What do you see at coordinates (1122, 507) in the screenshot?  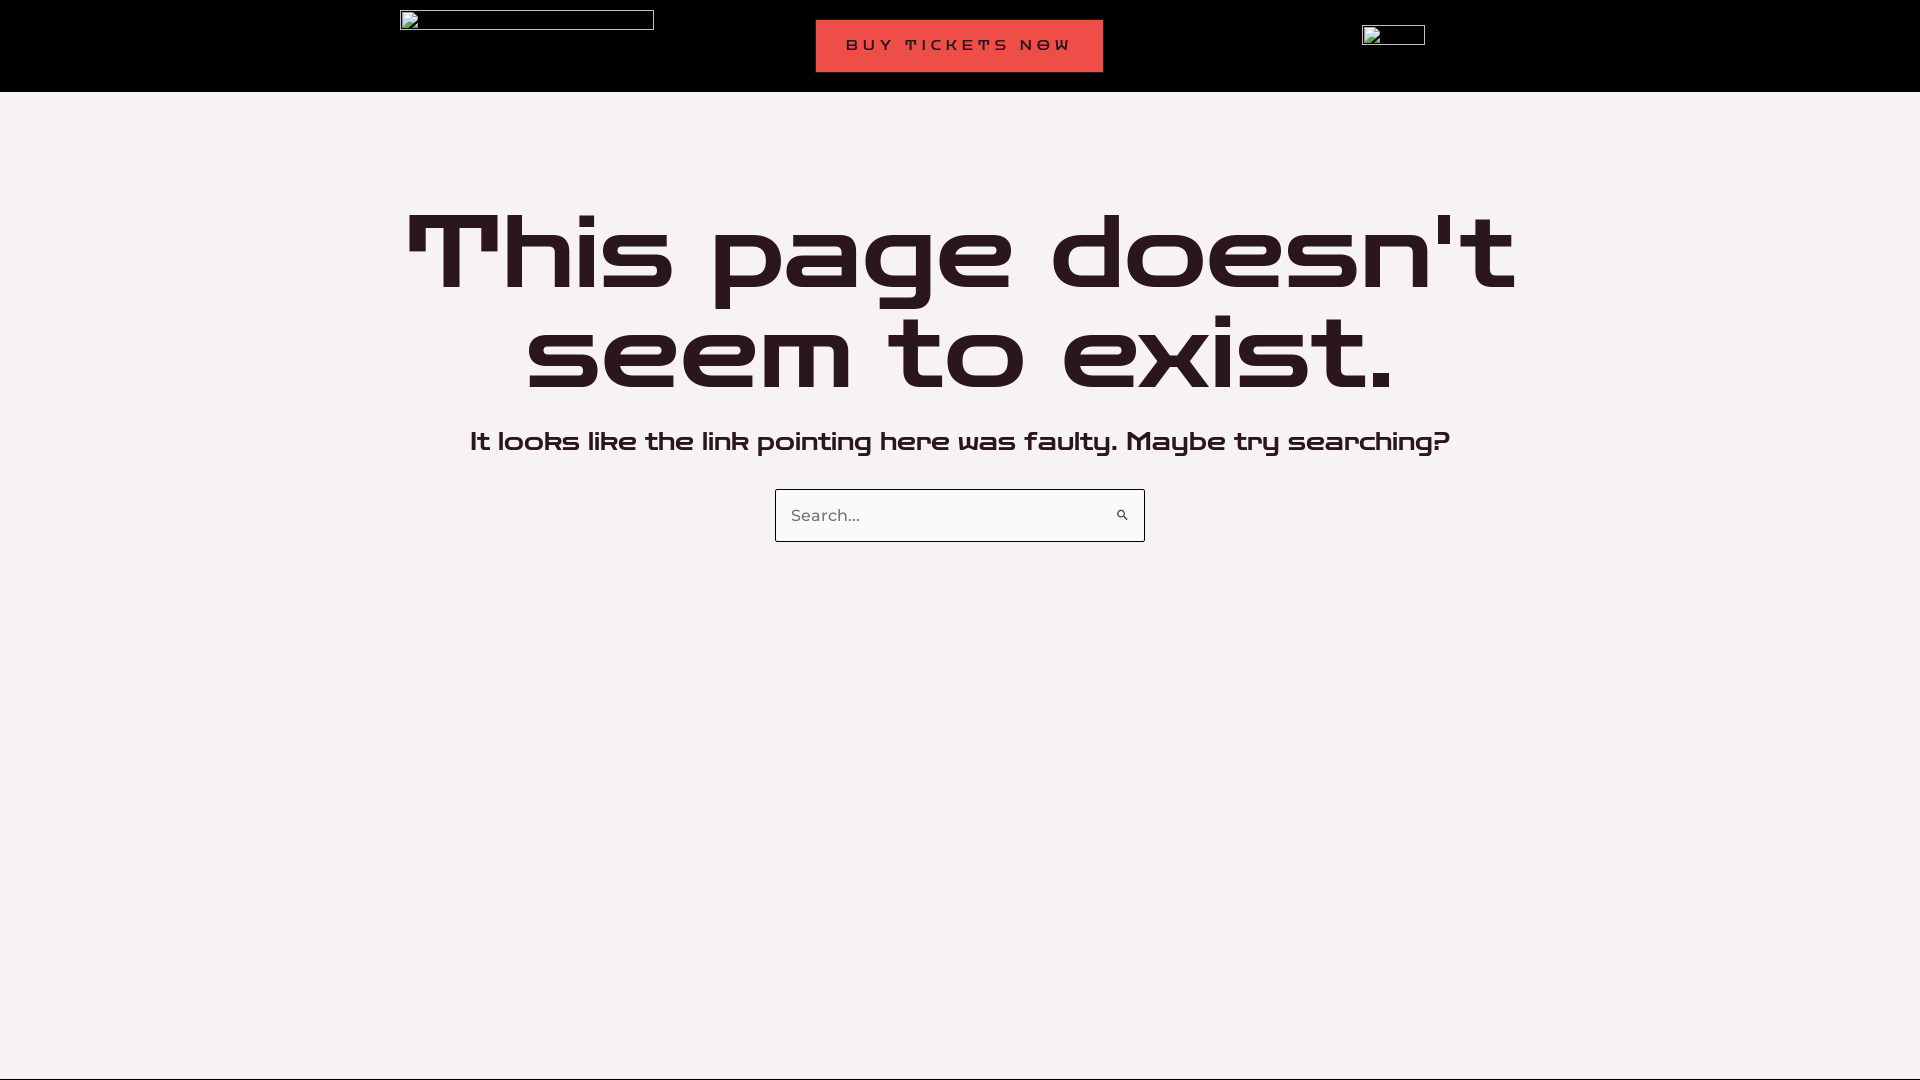 I see `'Search'` at bounding box center [1122, 507].